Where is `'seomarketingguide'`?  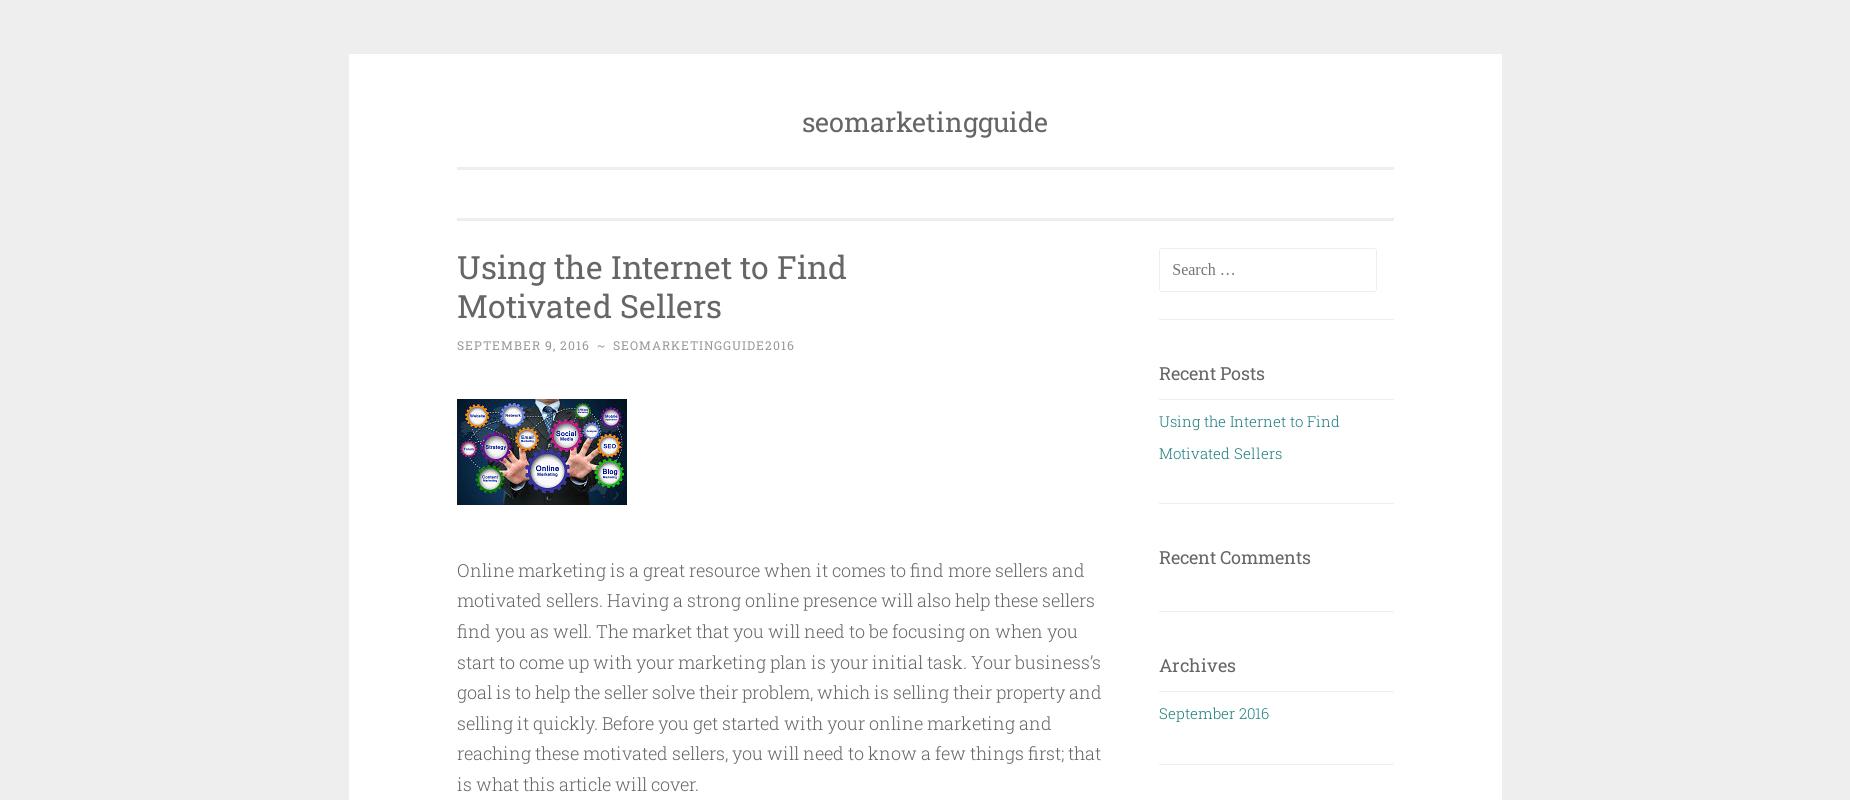
'seomarketingguide' is located at coordinates (925, 120).